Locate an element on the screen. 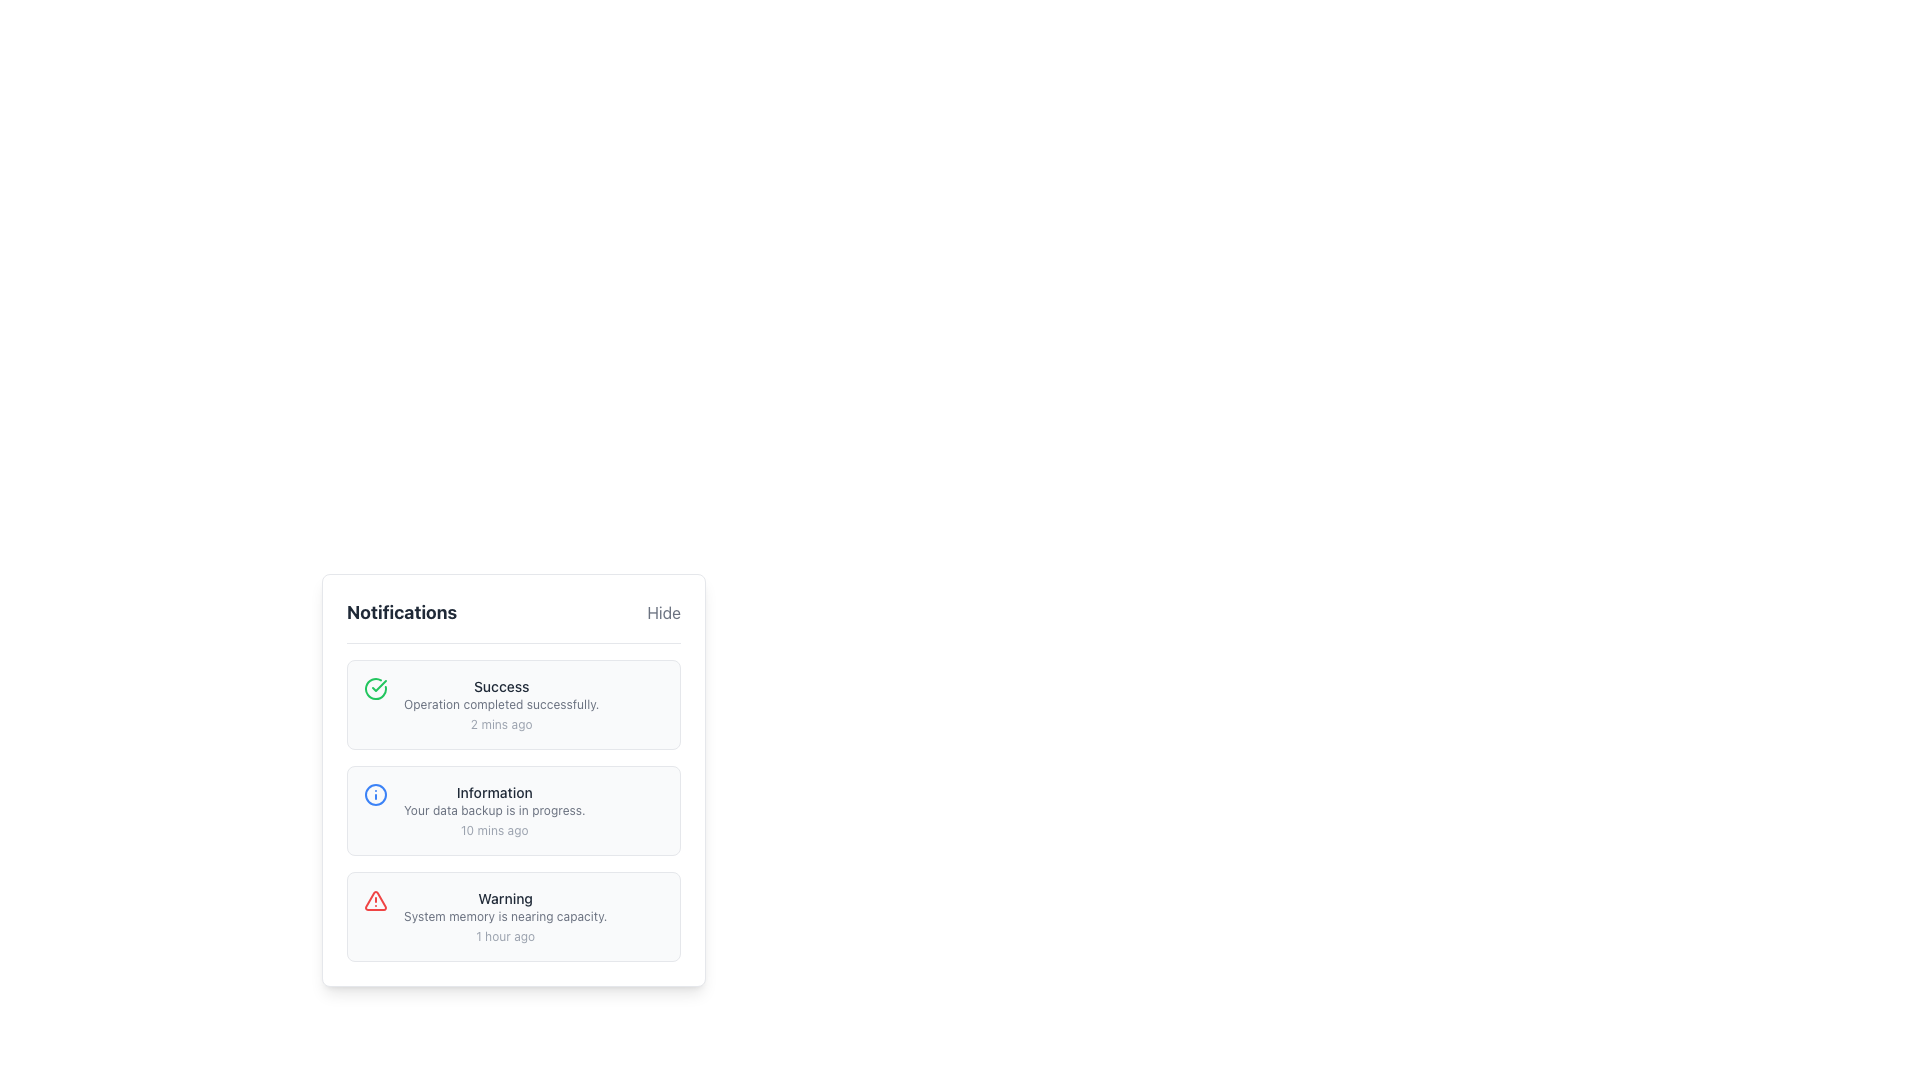 This screenshot has height=1080, width=1920. the static text label serving as the title for the notification, located at the top of the notification card, above the subtitle and timestamp is located at coordinates (494, 792).